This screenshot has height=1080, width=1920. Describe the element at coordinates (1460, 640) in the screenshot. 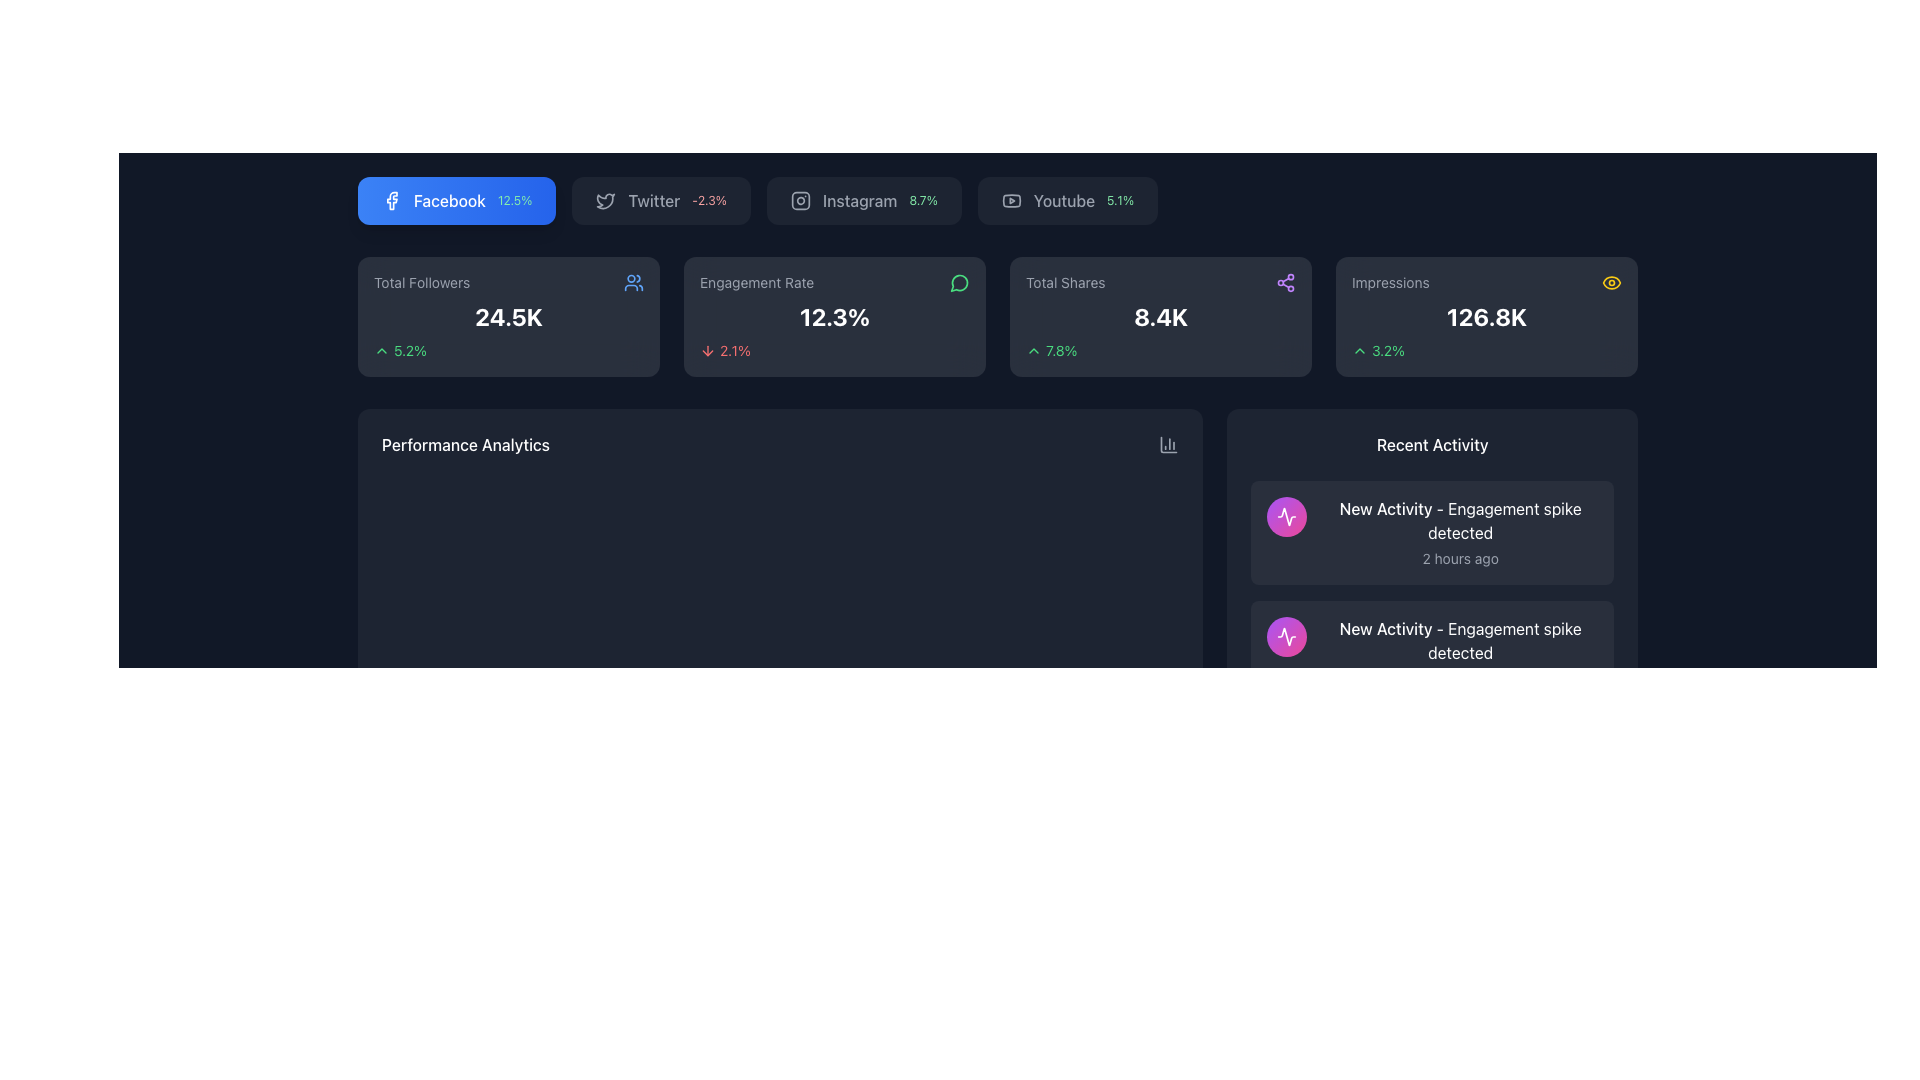

I see `the text label displaying 'New Activity - Engagement spike detected' located in the 'Recent Activity' section, which is the primary title text for the second listed activity card` at that location.